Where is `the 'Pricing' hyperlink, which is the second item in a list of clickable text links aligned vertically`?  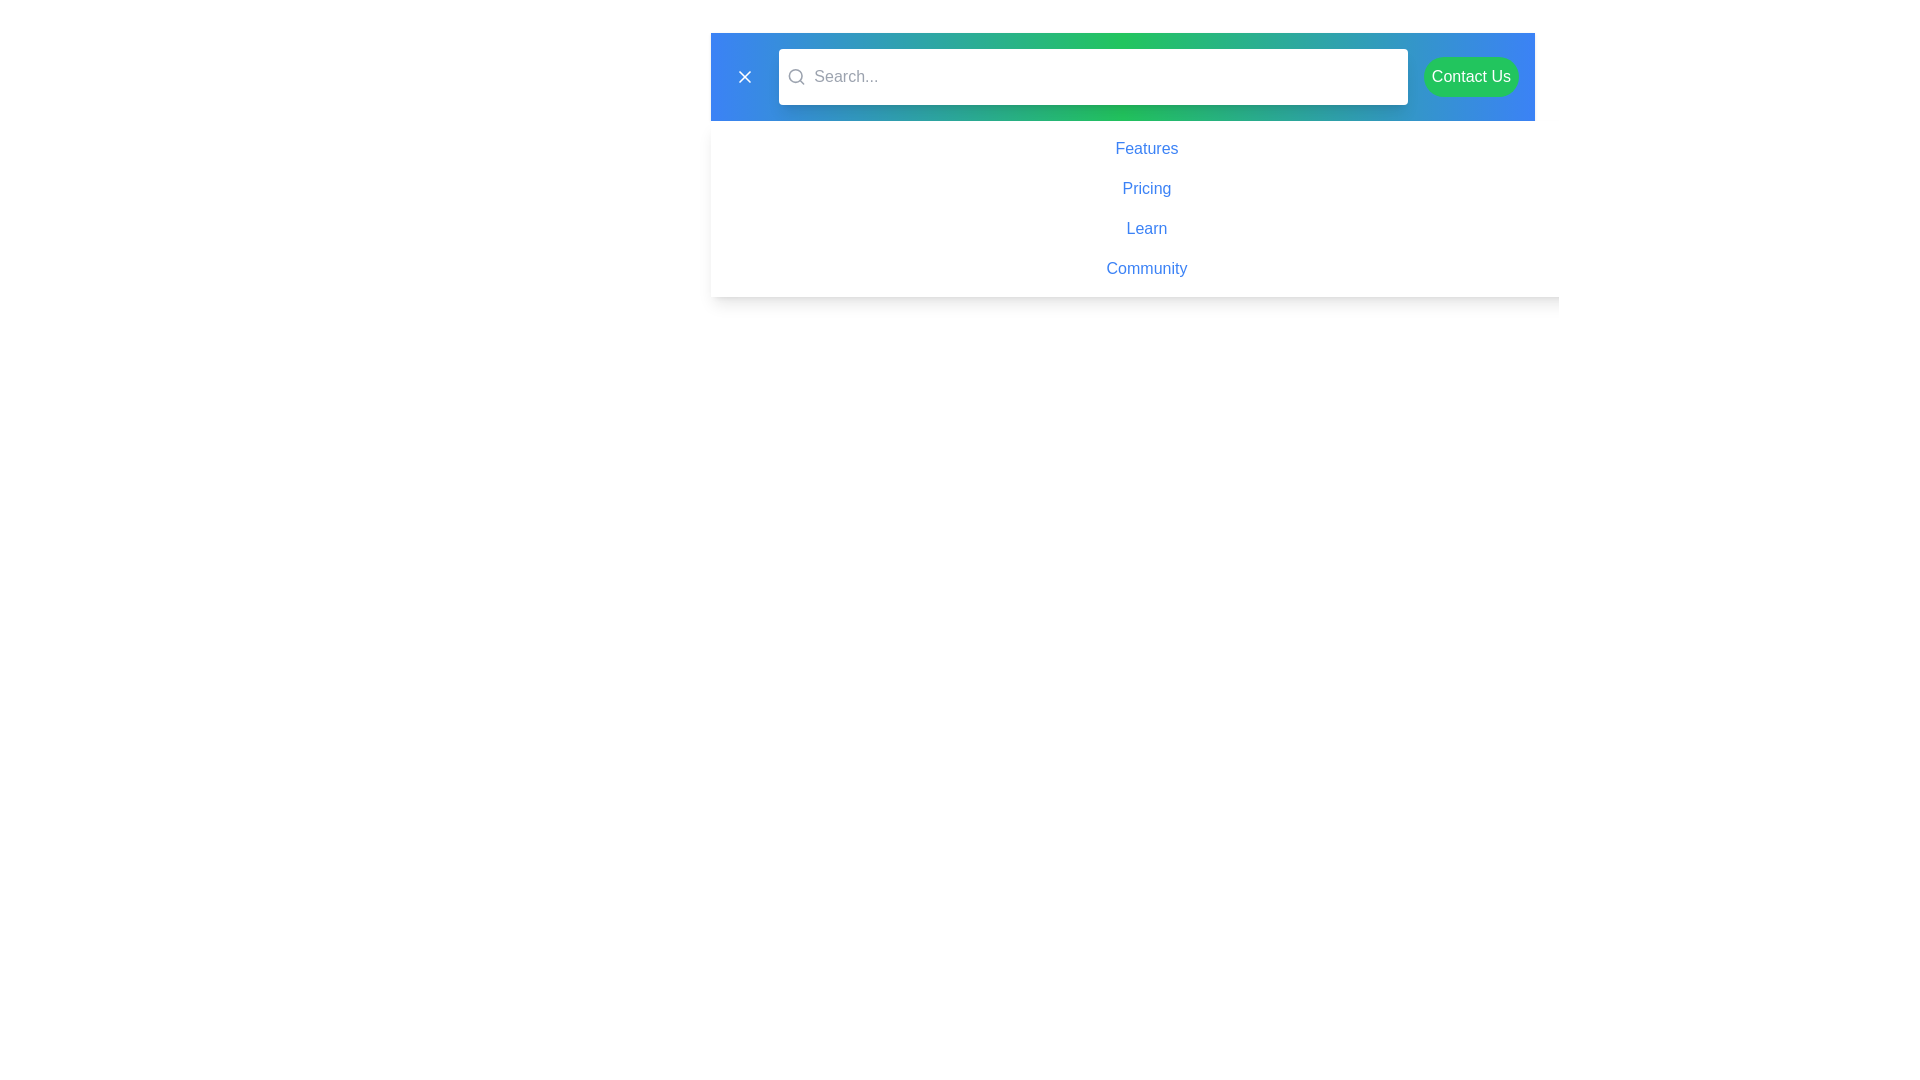
the 'Pricing' hyperlink, which is the second item in a list of clickable text links aligned vertically is located at coordinates (1147, 189).